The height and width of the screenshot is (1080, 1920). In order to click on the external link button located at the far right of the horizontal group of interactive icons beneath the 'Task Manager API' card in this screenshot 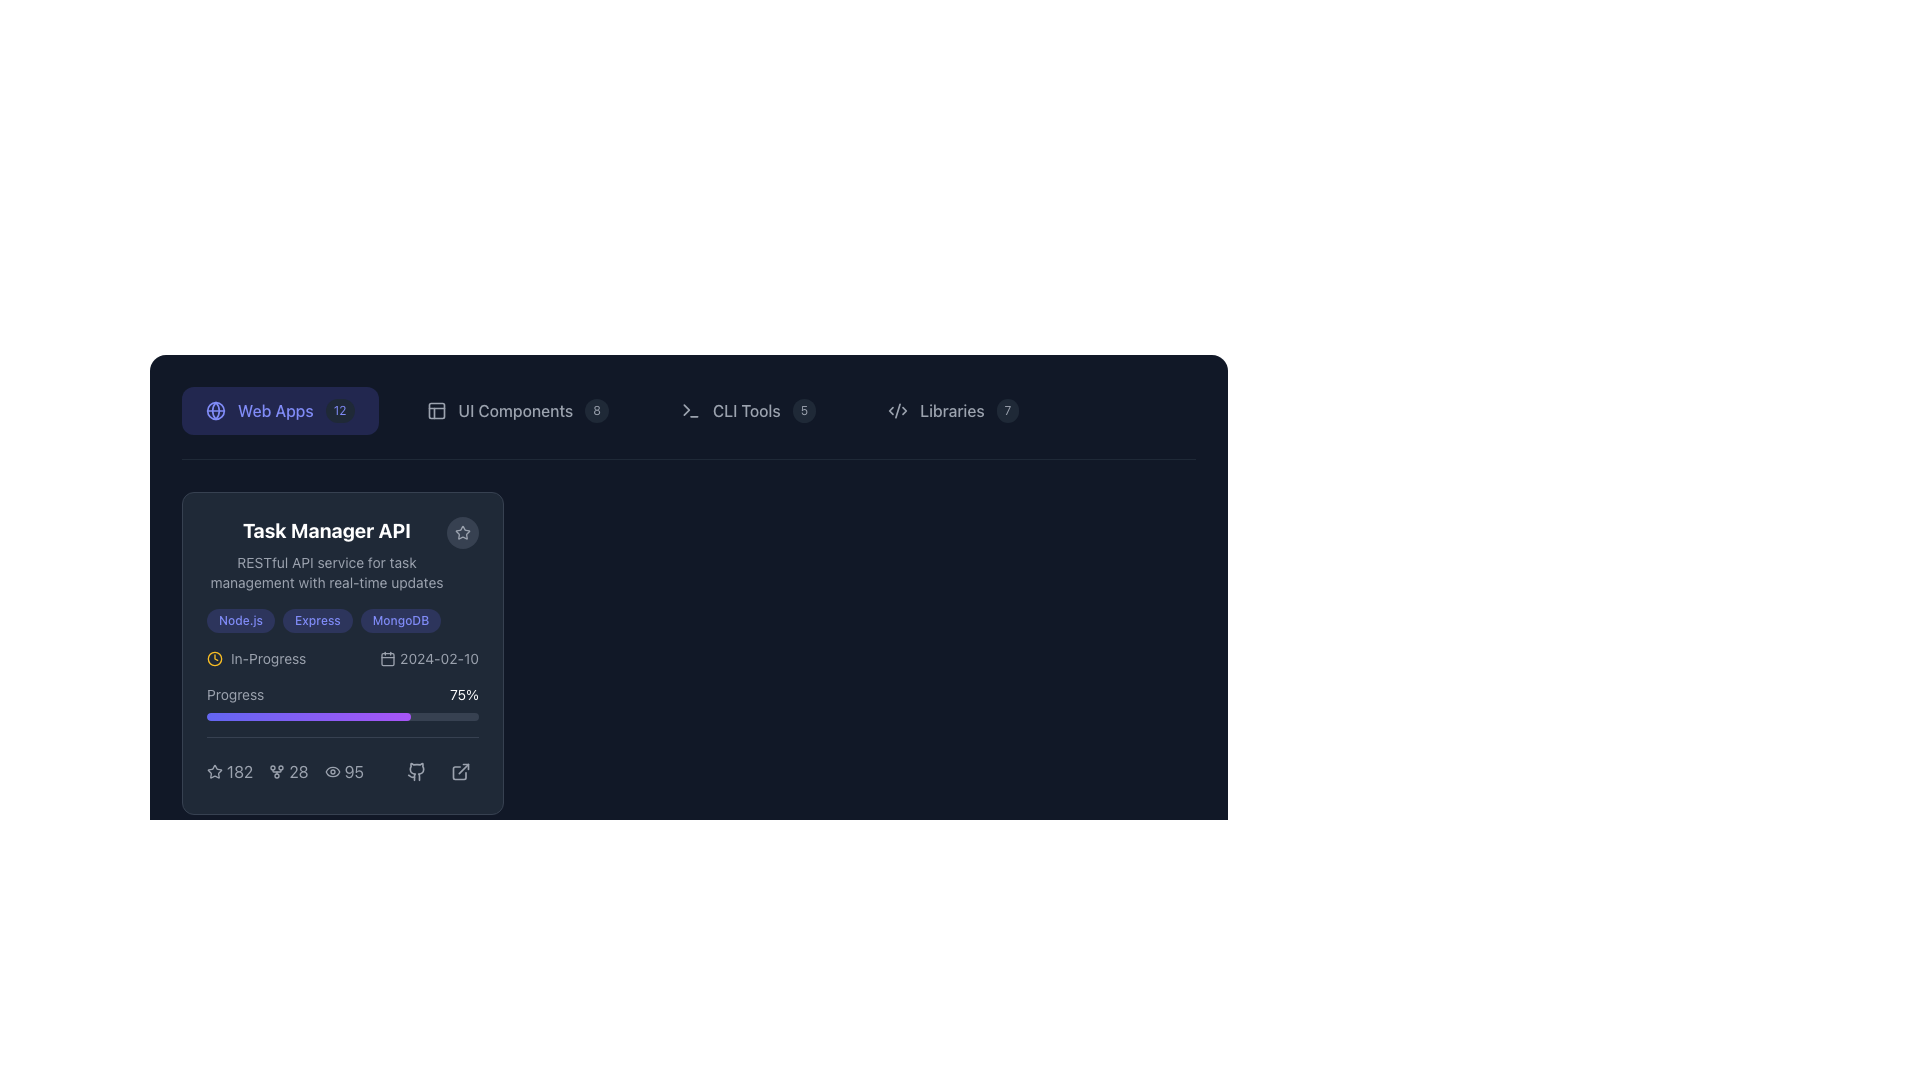, I will do `click(459, 770)`.